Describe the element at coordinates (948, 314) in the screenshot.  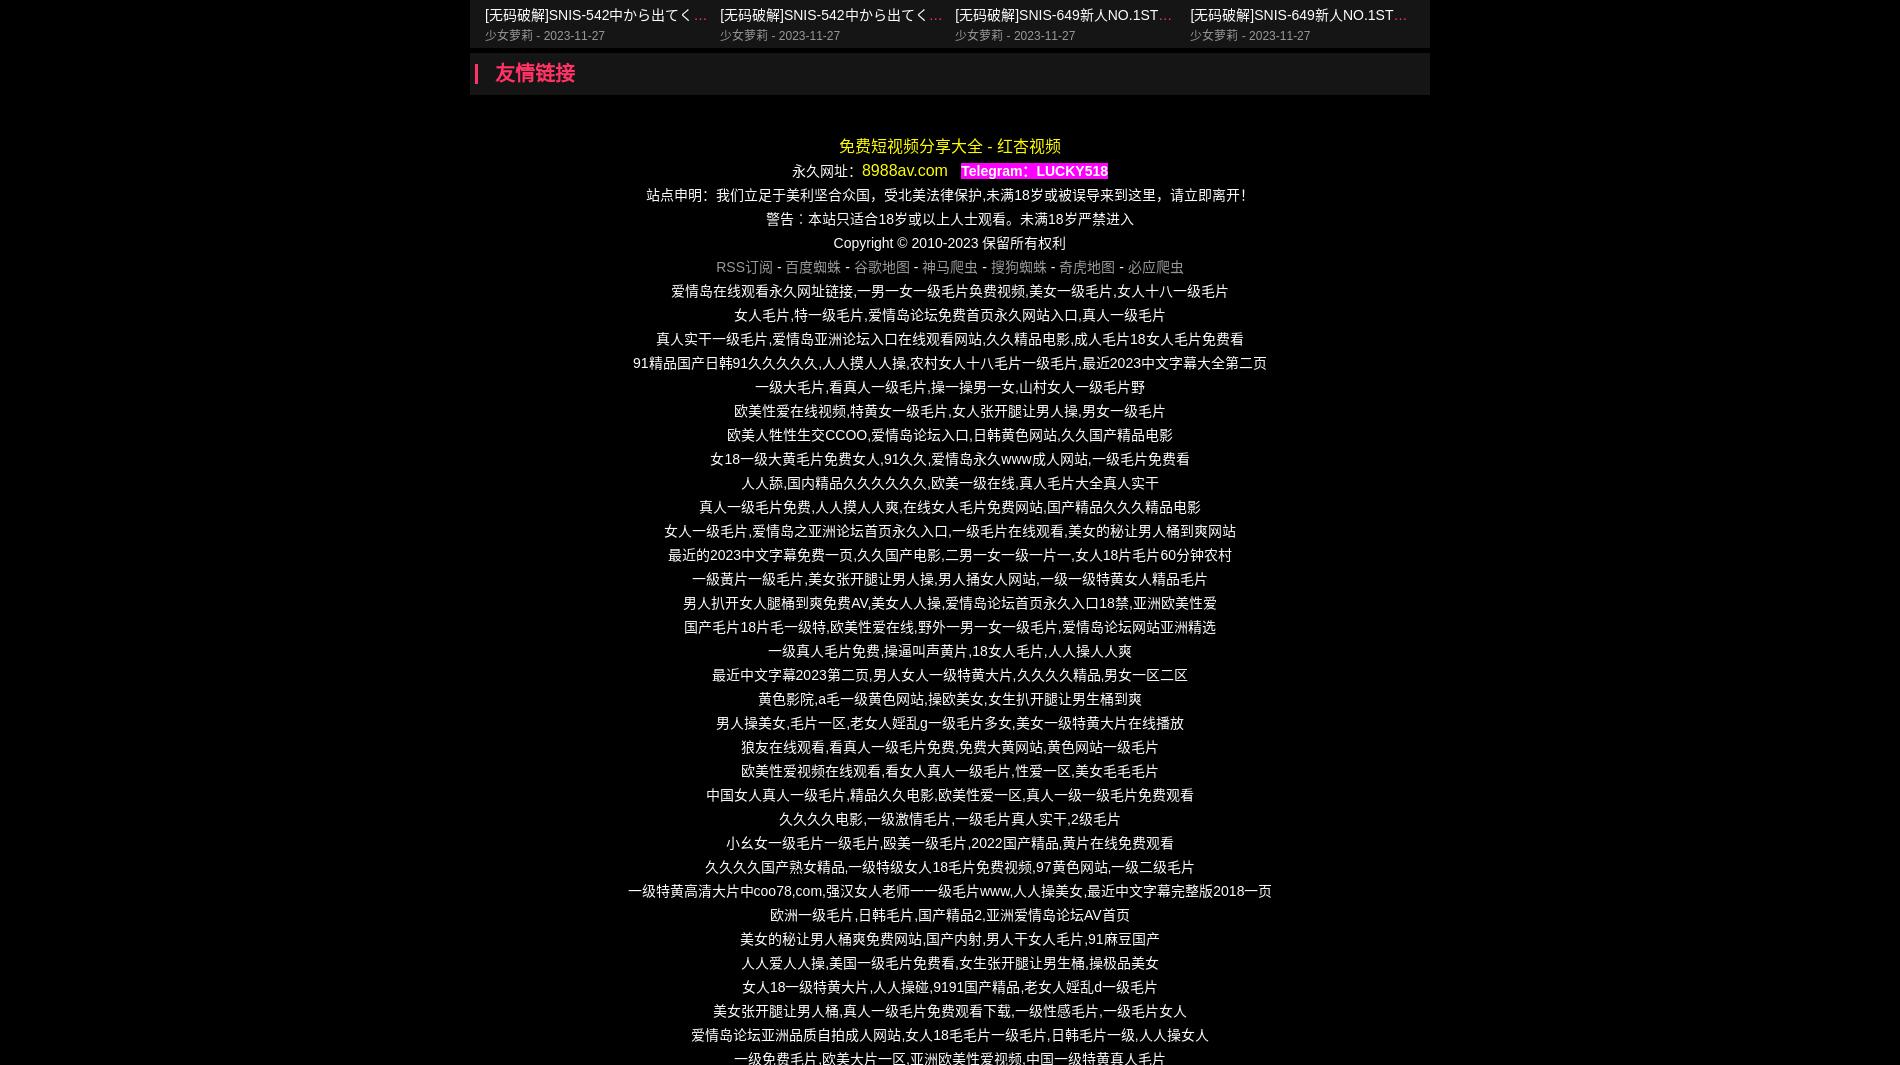
I see `'女人毛片,特一级毛片,爱情岛论坛免费首页永久网站入口,真人一级毛片'` at that location.